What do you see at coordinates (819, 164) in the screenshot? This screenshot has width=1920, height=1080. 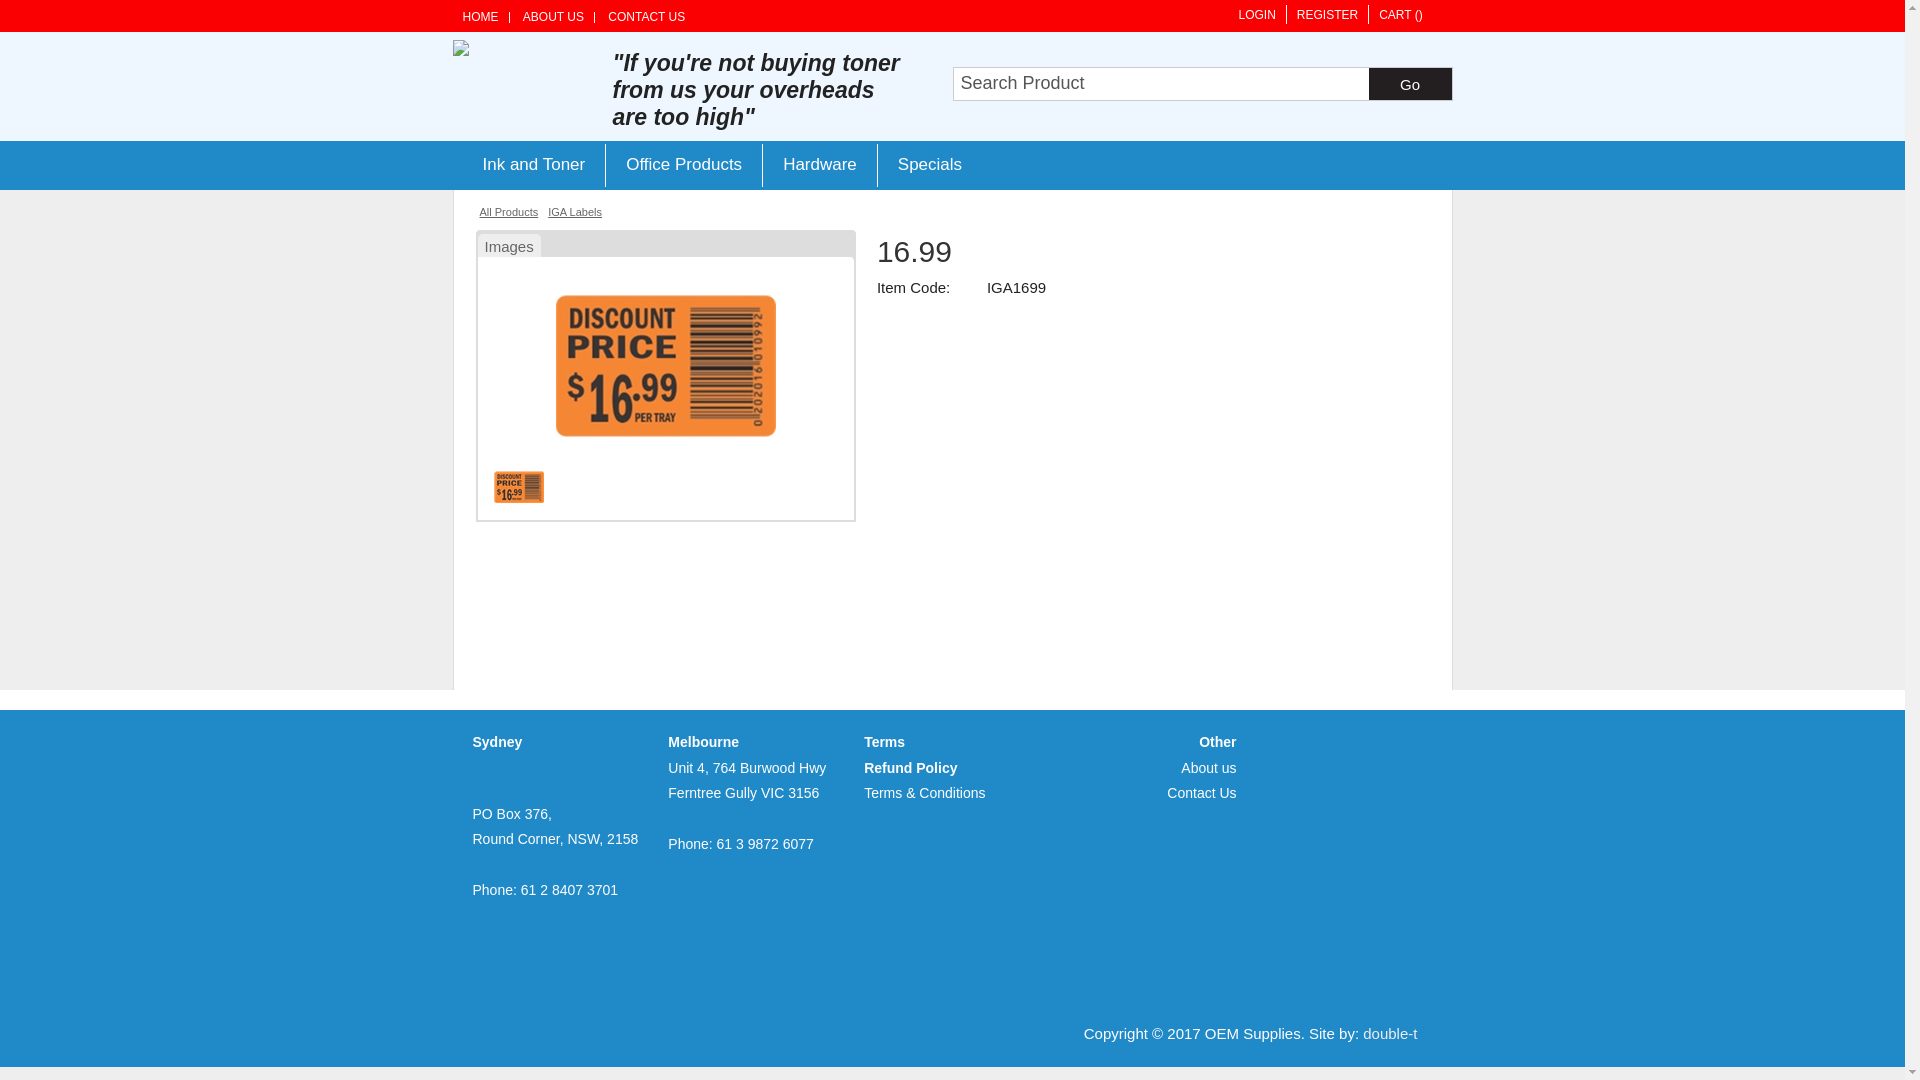 I see `'Hardware'` at bounding box center [819, 164].